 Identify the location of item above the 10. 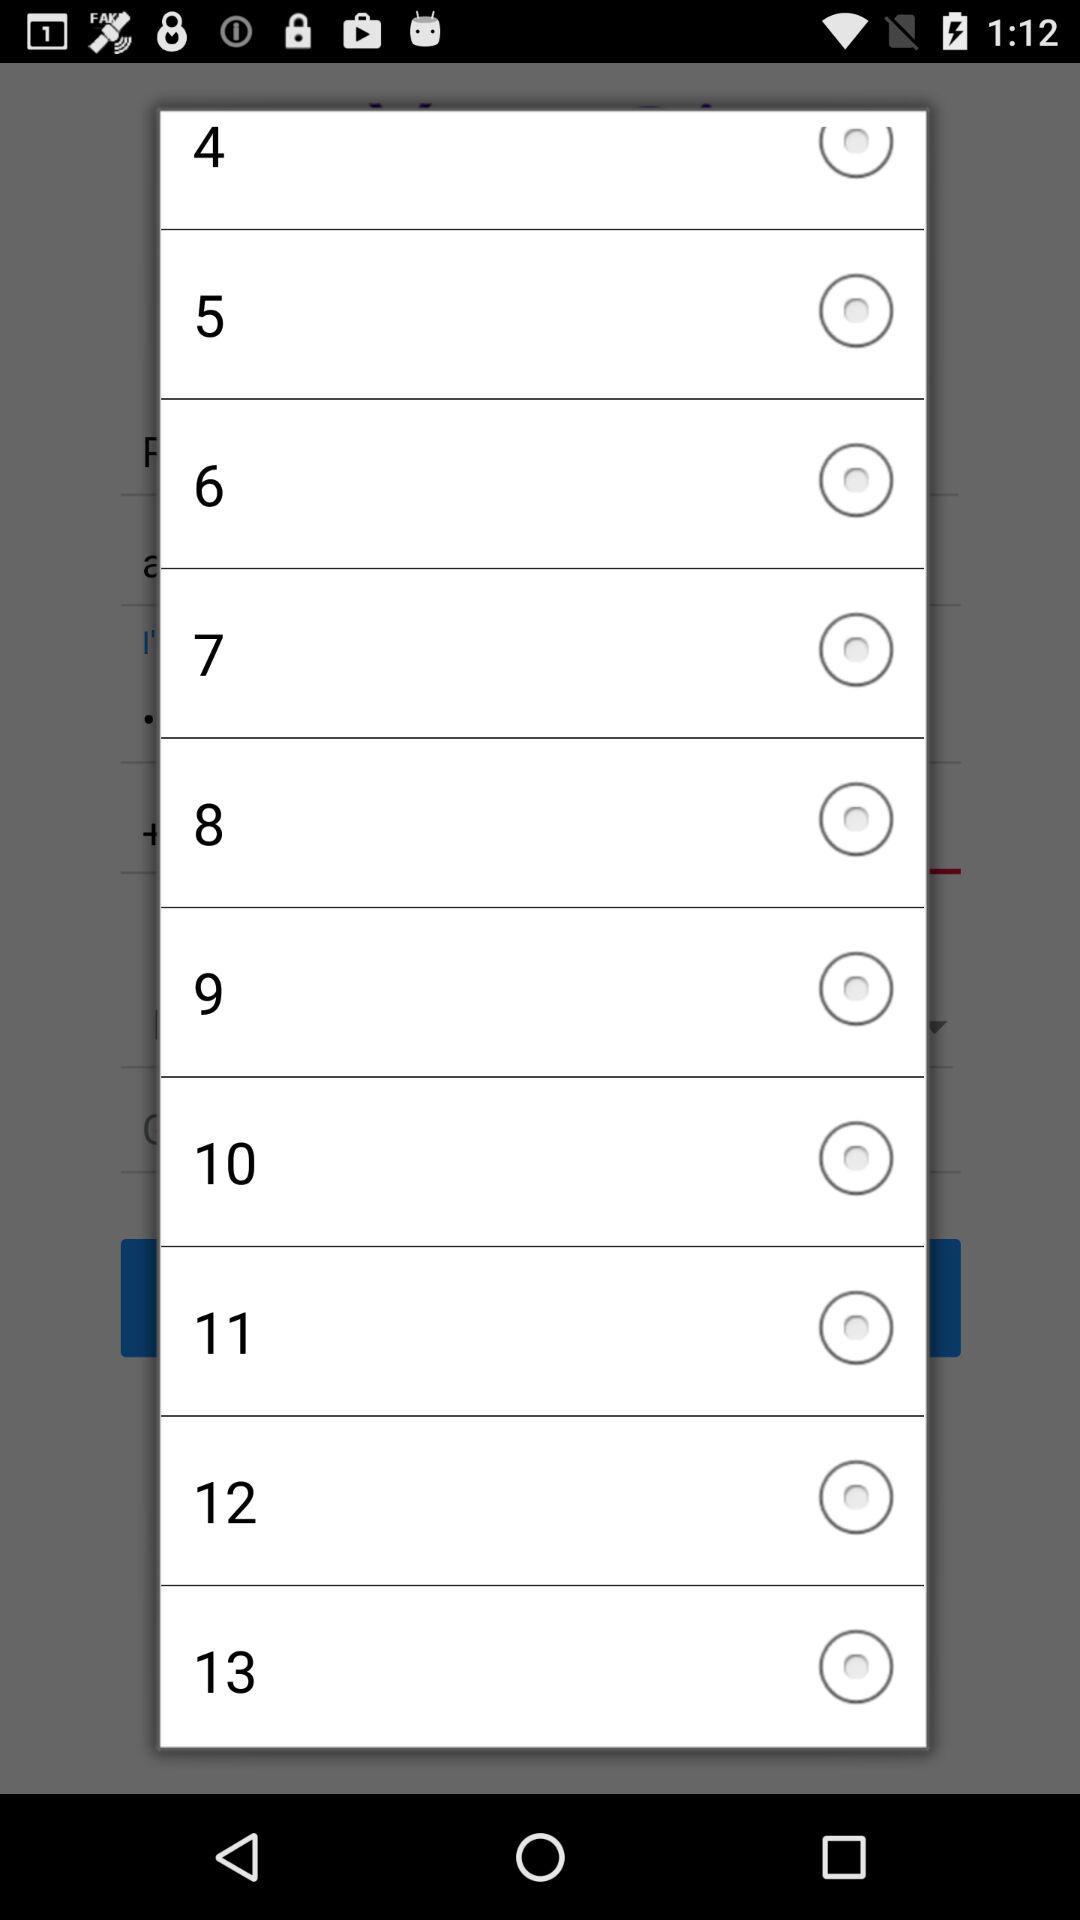
(542, 992).